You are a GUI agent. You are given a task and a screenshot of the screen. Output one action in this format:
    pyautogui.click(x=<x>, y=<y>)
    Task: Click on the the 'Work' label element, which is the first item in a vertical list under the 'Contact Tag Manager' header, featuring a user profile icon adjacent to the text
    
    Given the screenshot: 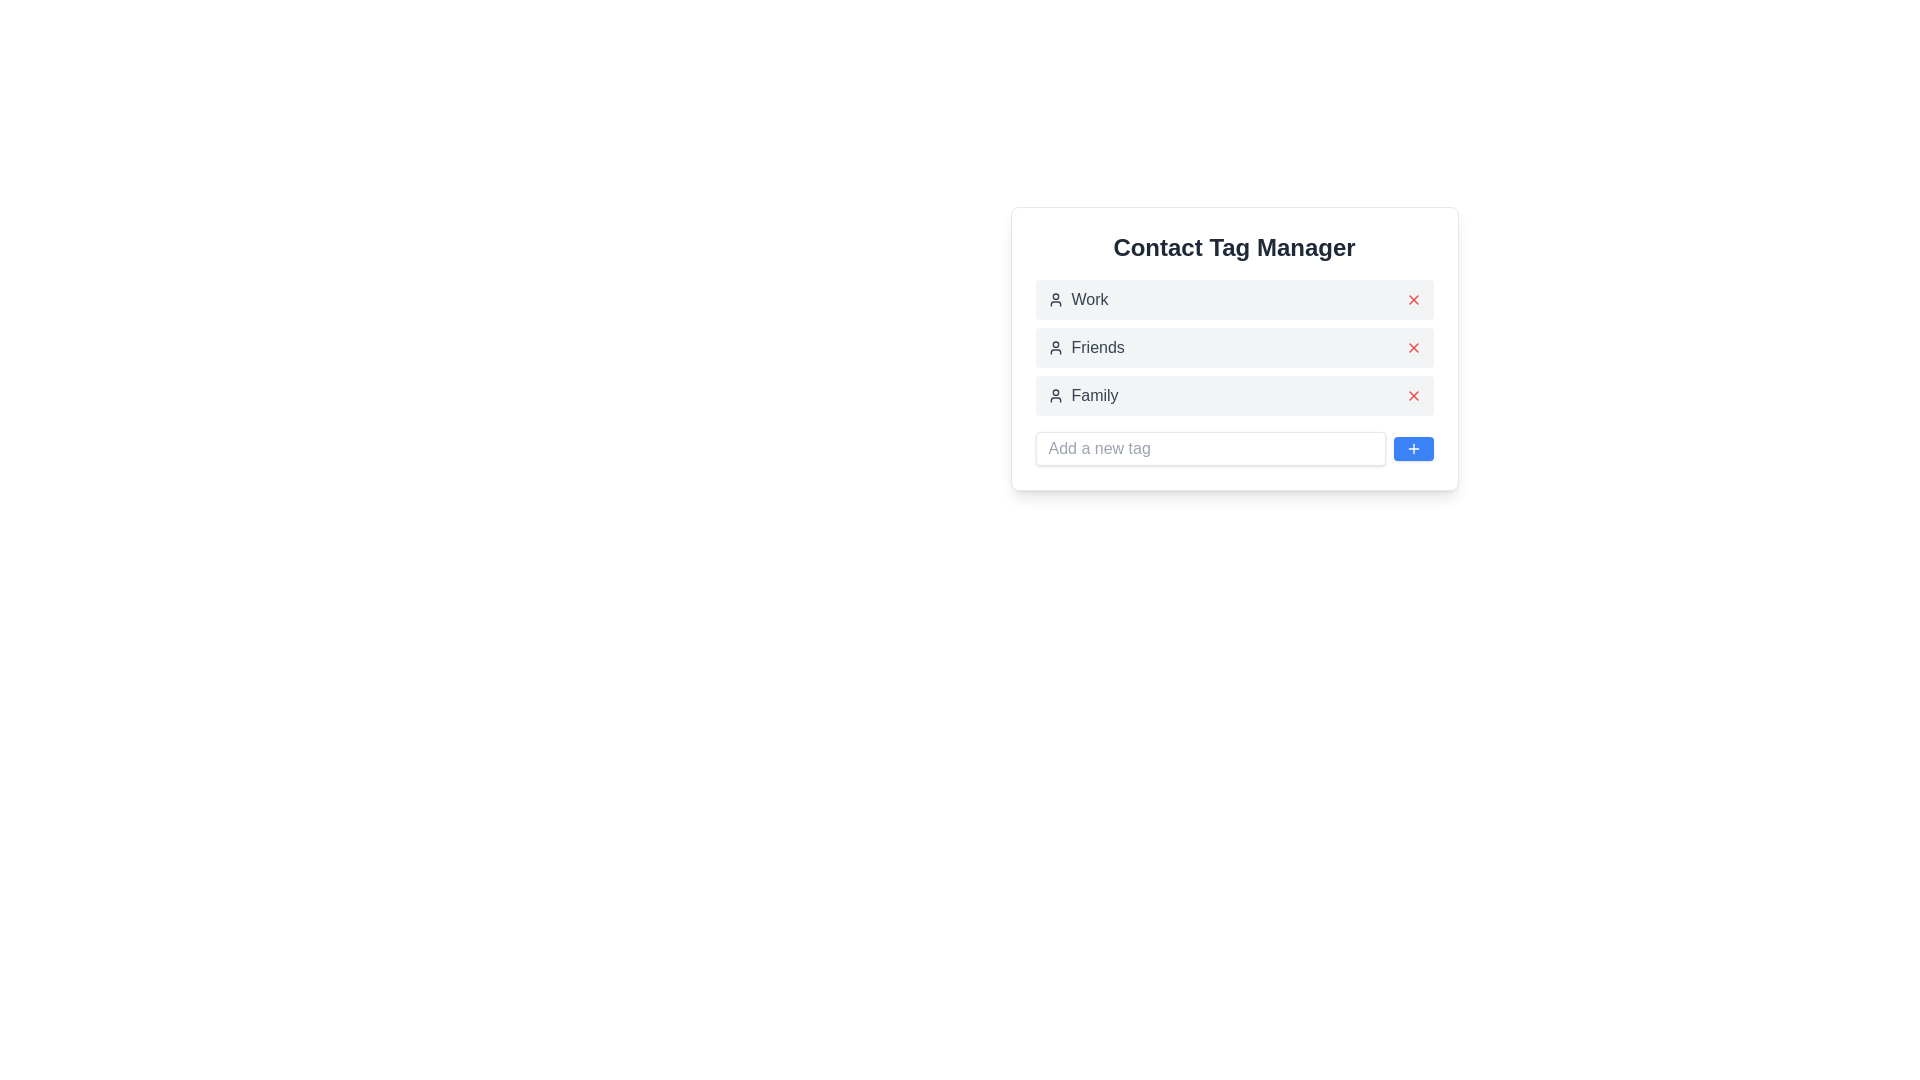 What is the action you would take?
    pyautogui.click(x=1077, y=300)
    